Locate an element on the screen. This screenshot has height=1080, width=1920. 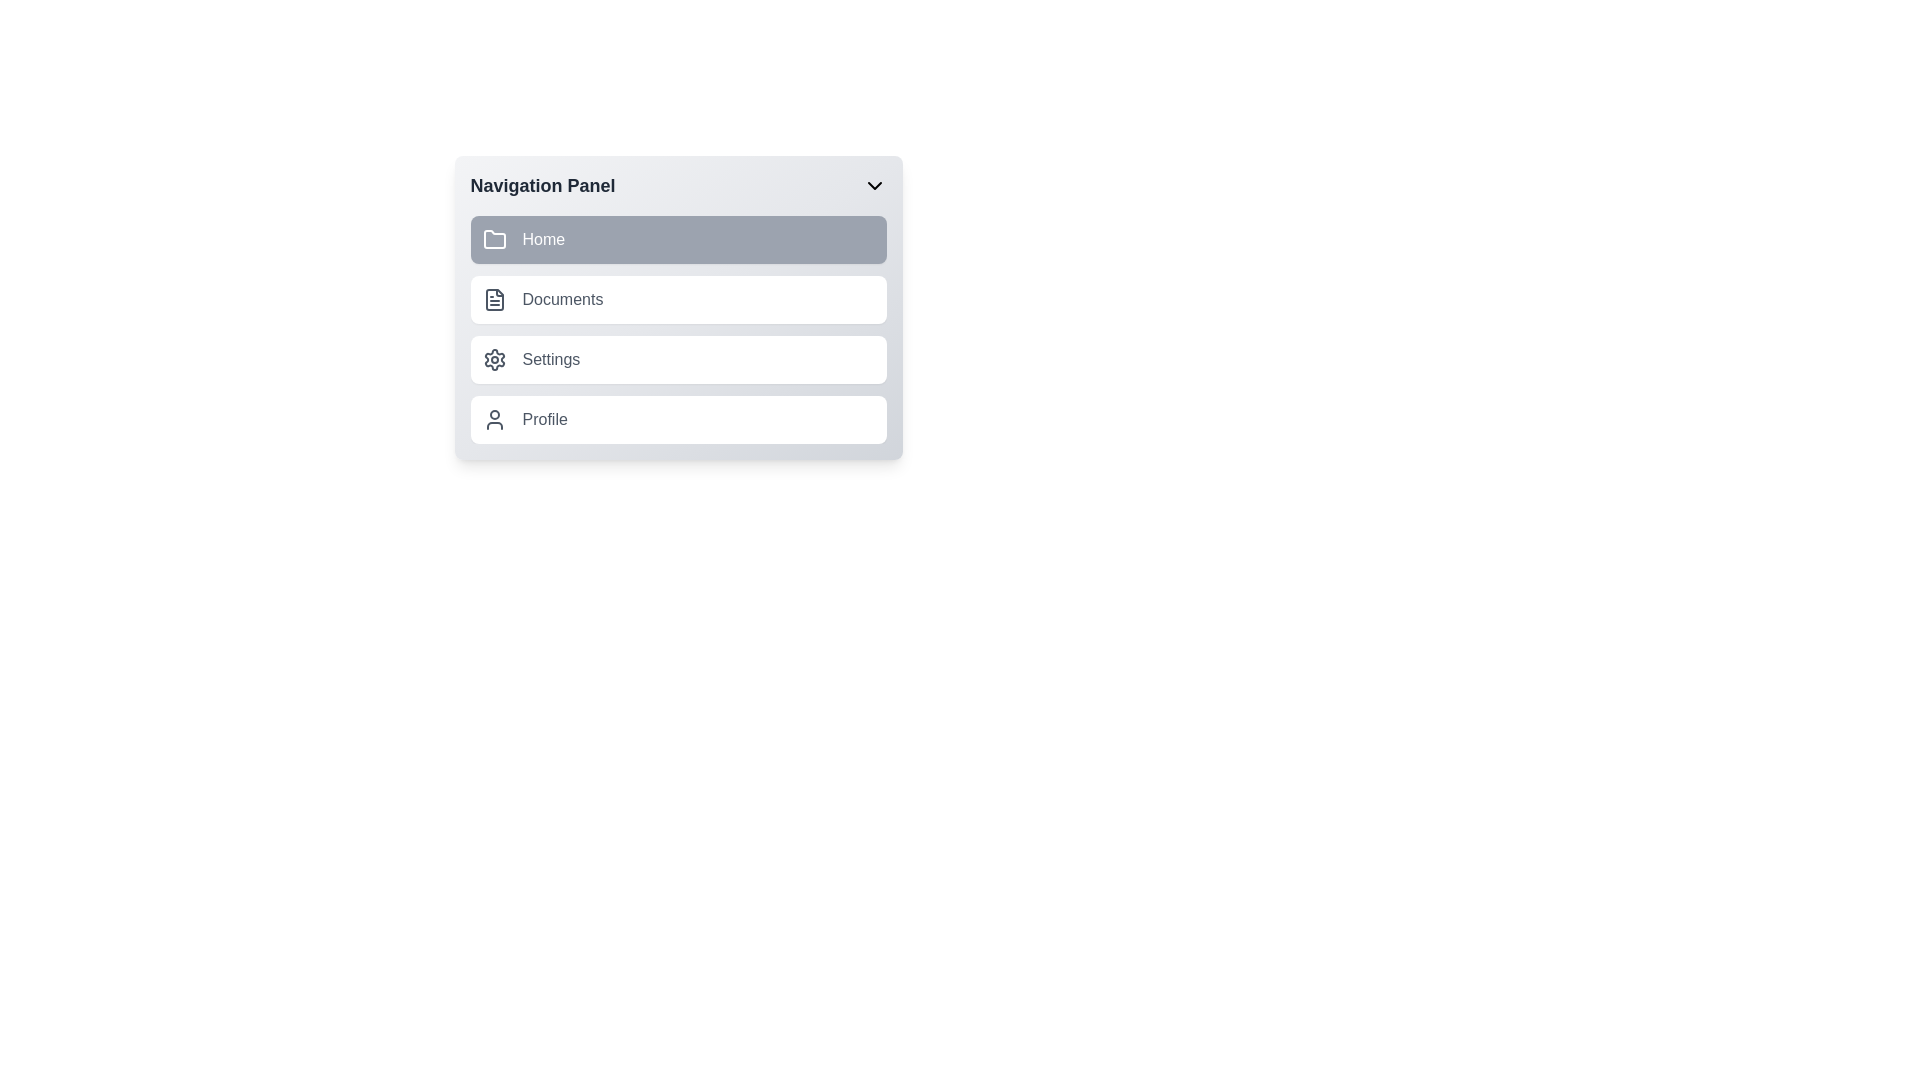
the 'Documents' navigation link located as the second item in the vertical navigation panel is located at coordinates (678, 320).